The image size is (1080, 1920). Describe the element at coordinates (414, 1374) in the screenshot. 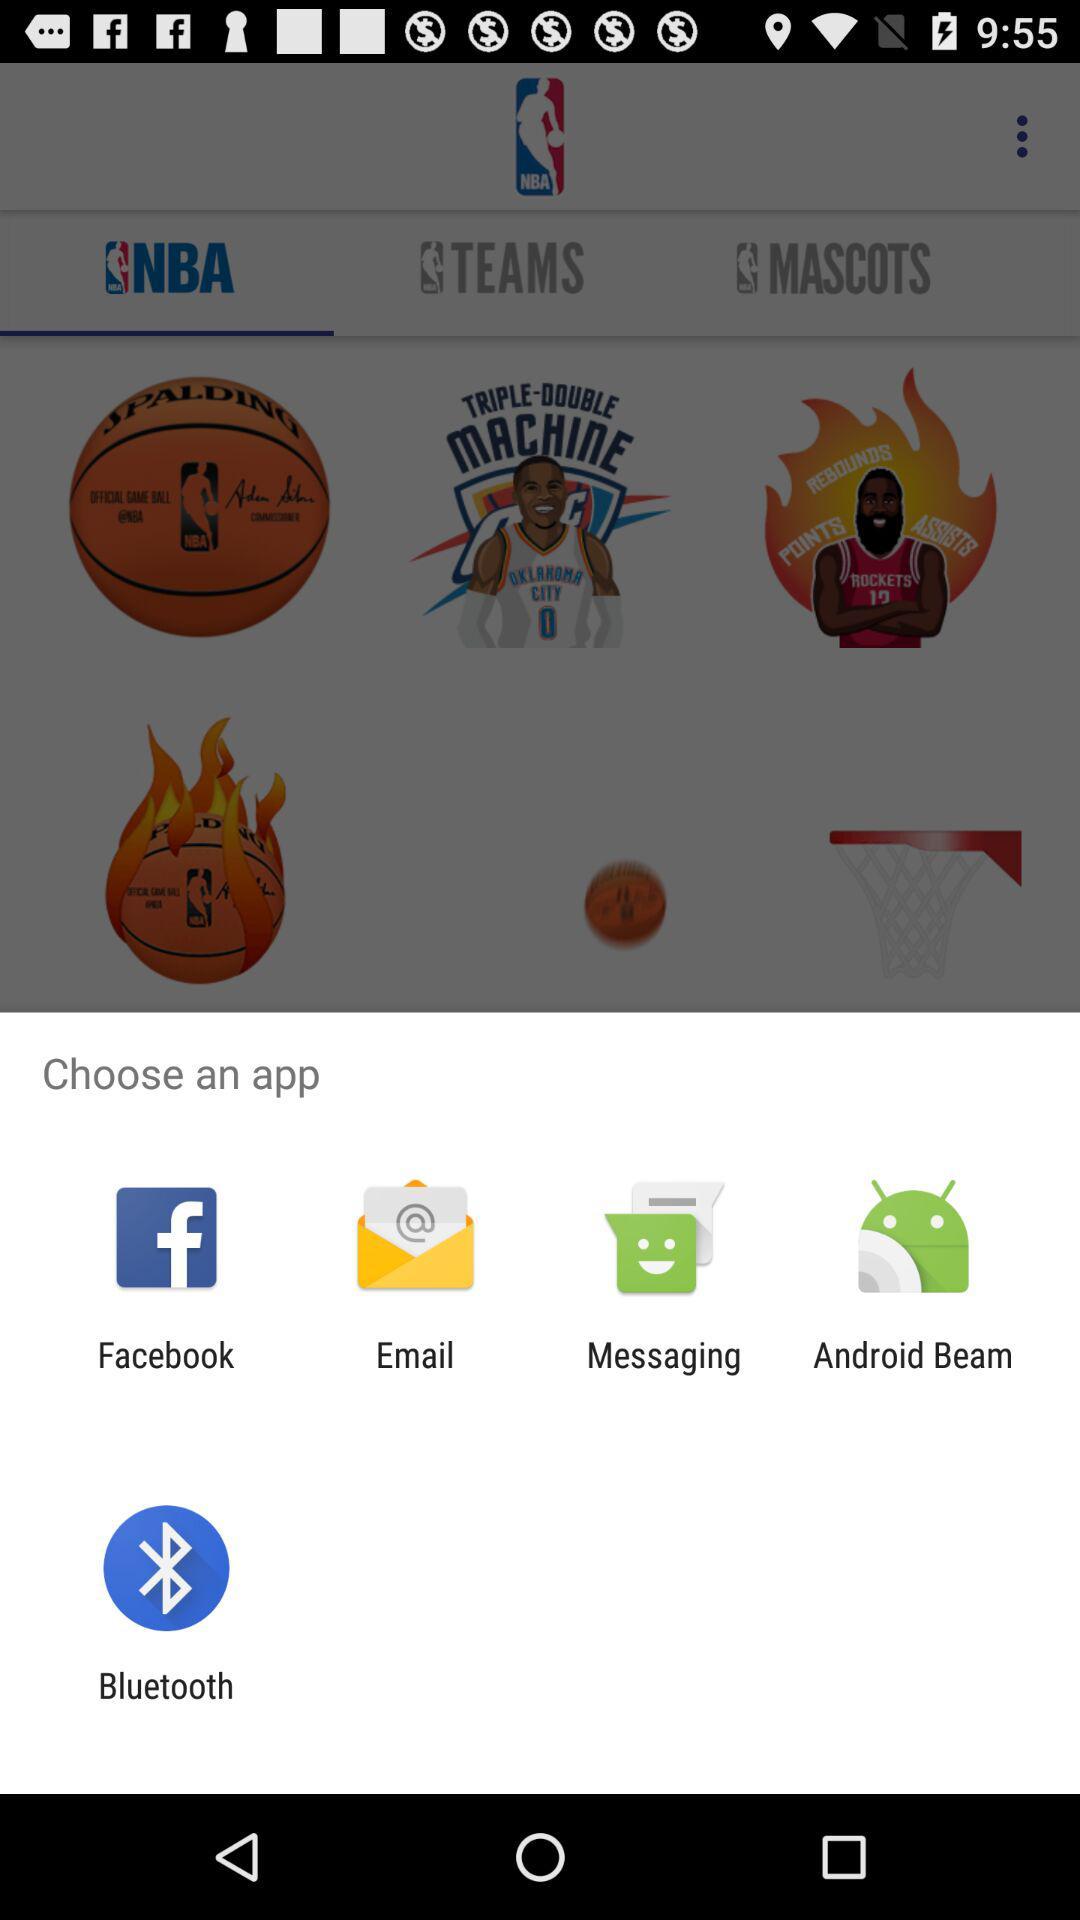

I see `item to the right of facebook icon` at that location.